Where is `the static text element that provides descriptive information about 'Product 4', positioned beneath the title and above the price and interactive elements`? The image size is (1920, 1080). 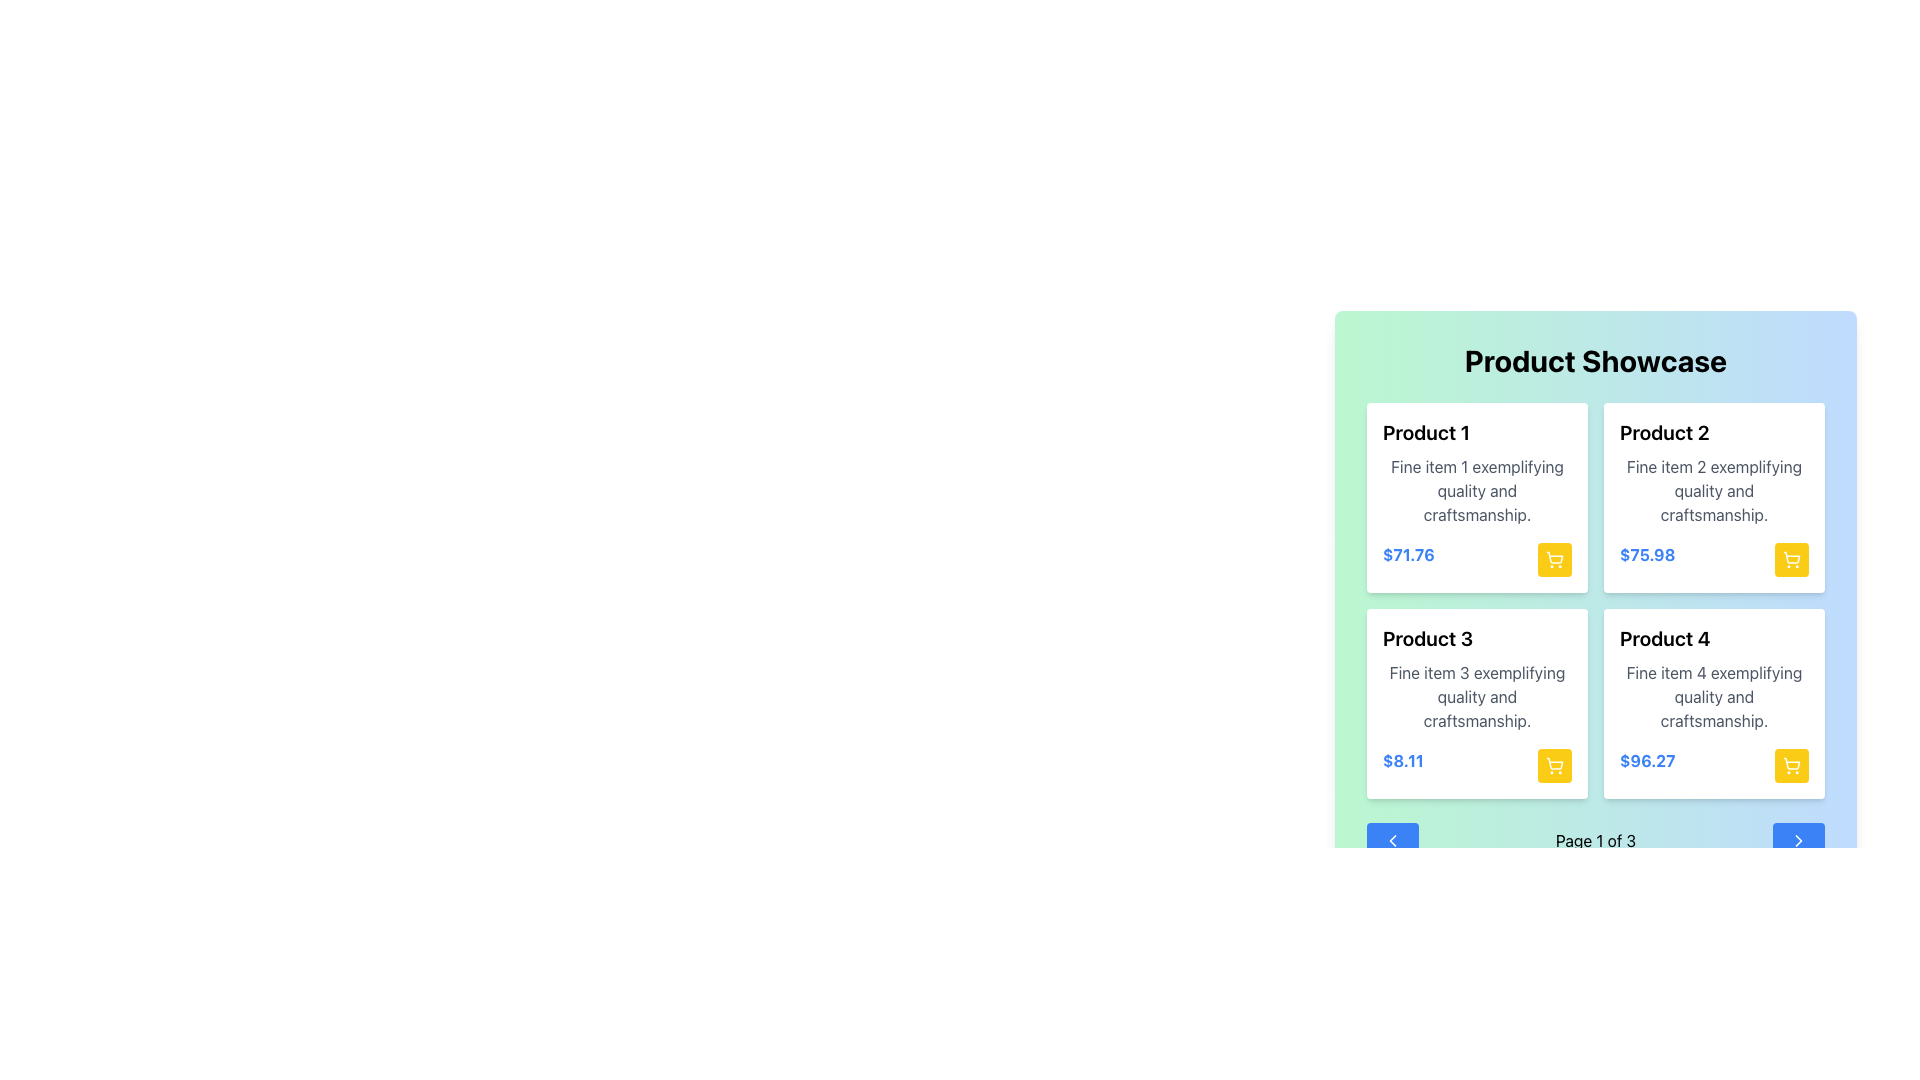 the static text element that provides descriptive information about 'Product 4', positioned beneath the title and above the price and interactive elements is located at coordinates (1713, 696).